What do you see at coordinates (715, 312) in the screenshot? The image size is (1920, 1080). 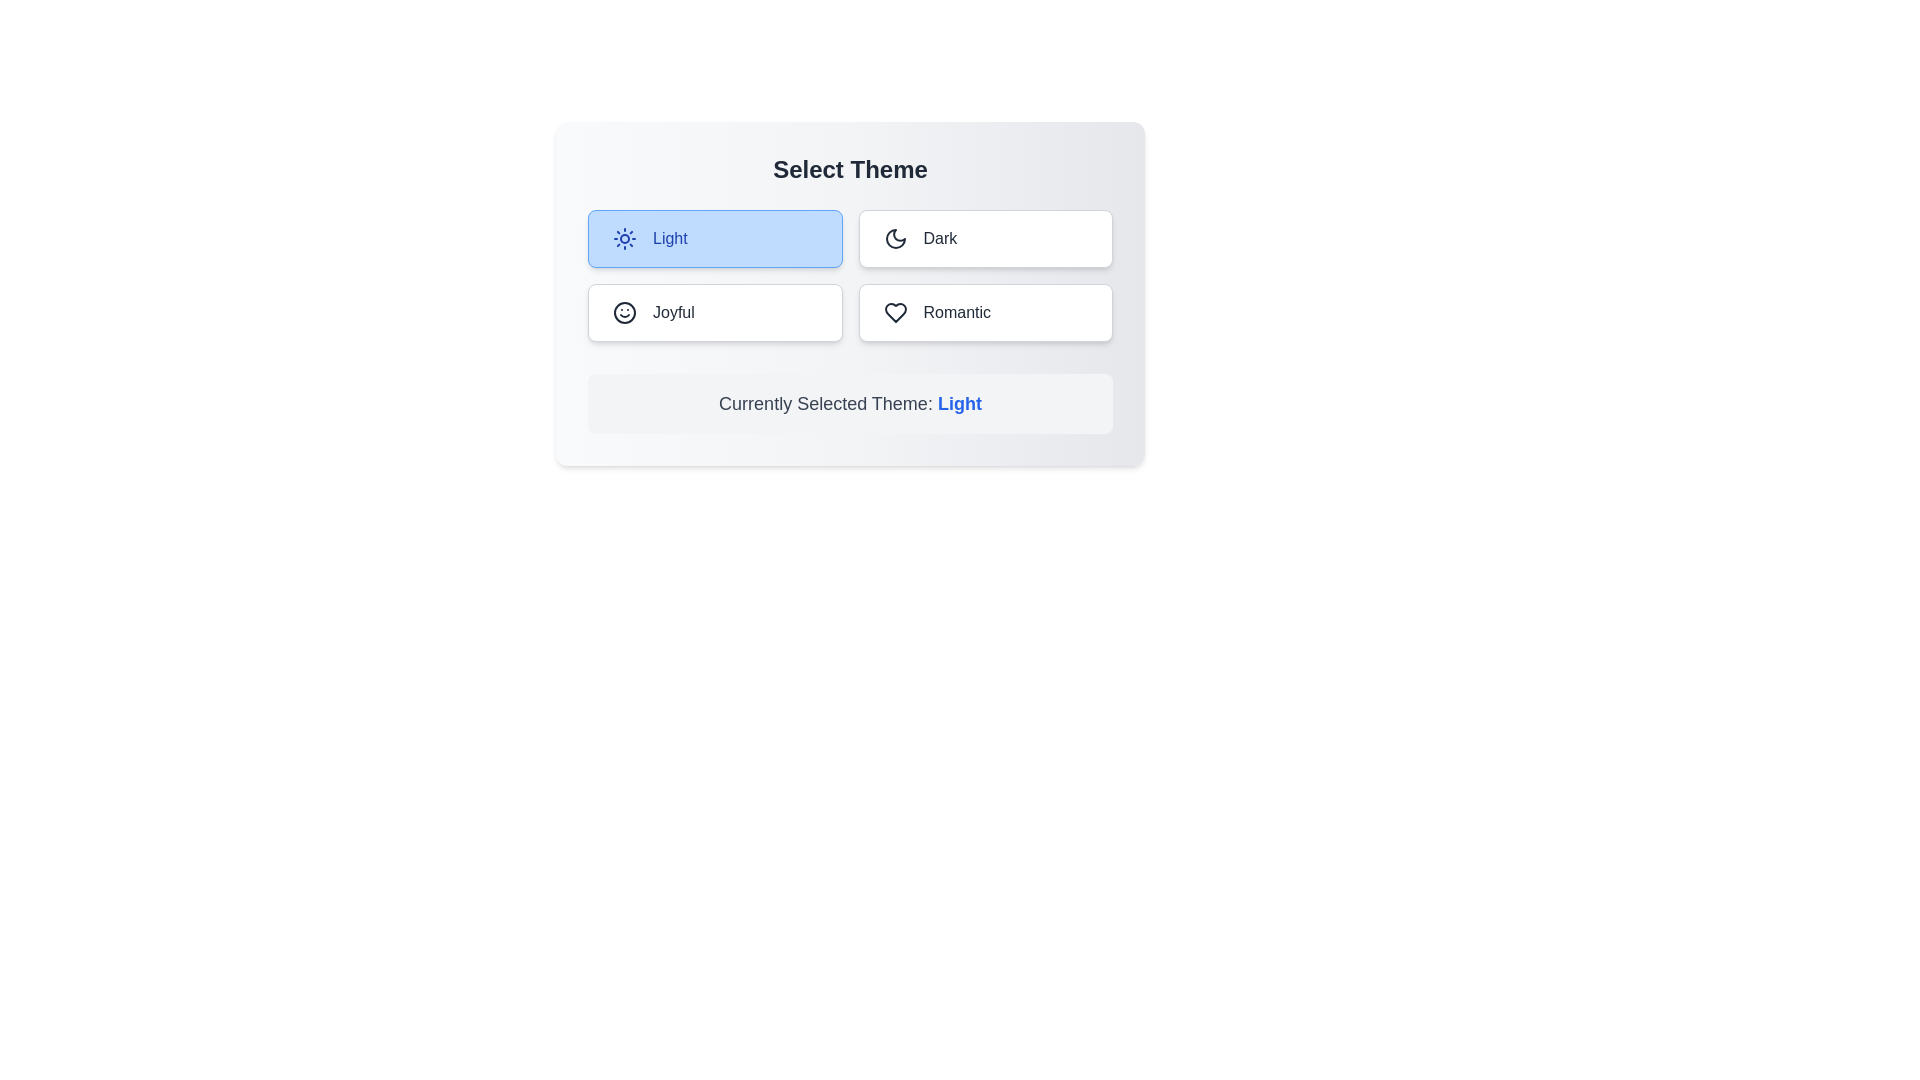 I see `the theme Joyful by clicking on the corresponding button` at bounding box center [715, 312].